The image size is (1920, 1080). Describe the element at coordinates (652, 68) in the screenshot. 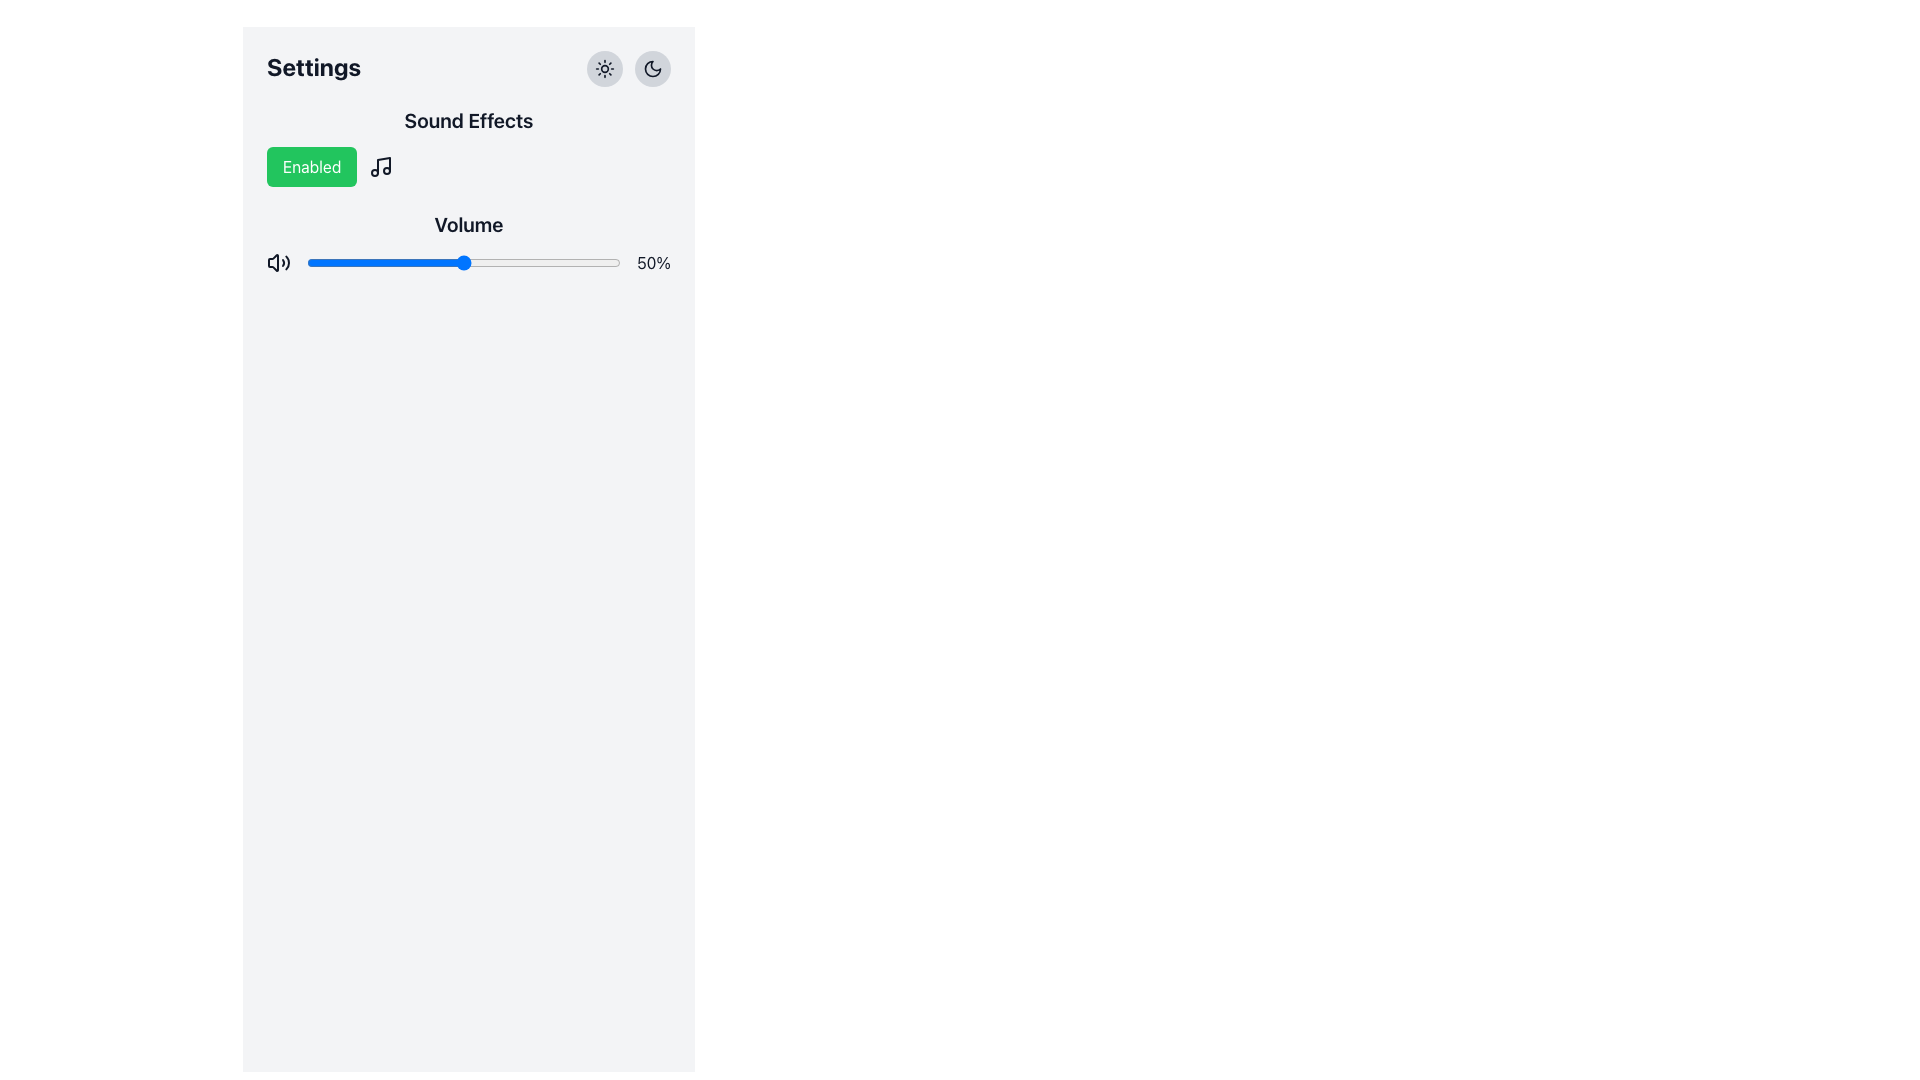

I see `the circular button with a light gray background and a crescent moon icon in the top-right corner` at that location.